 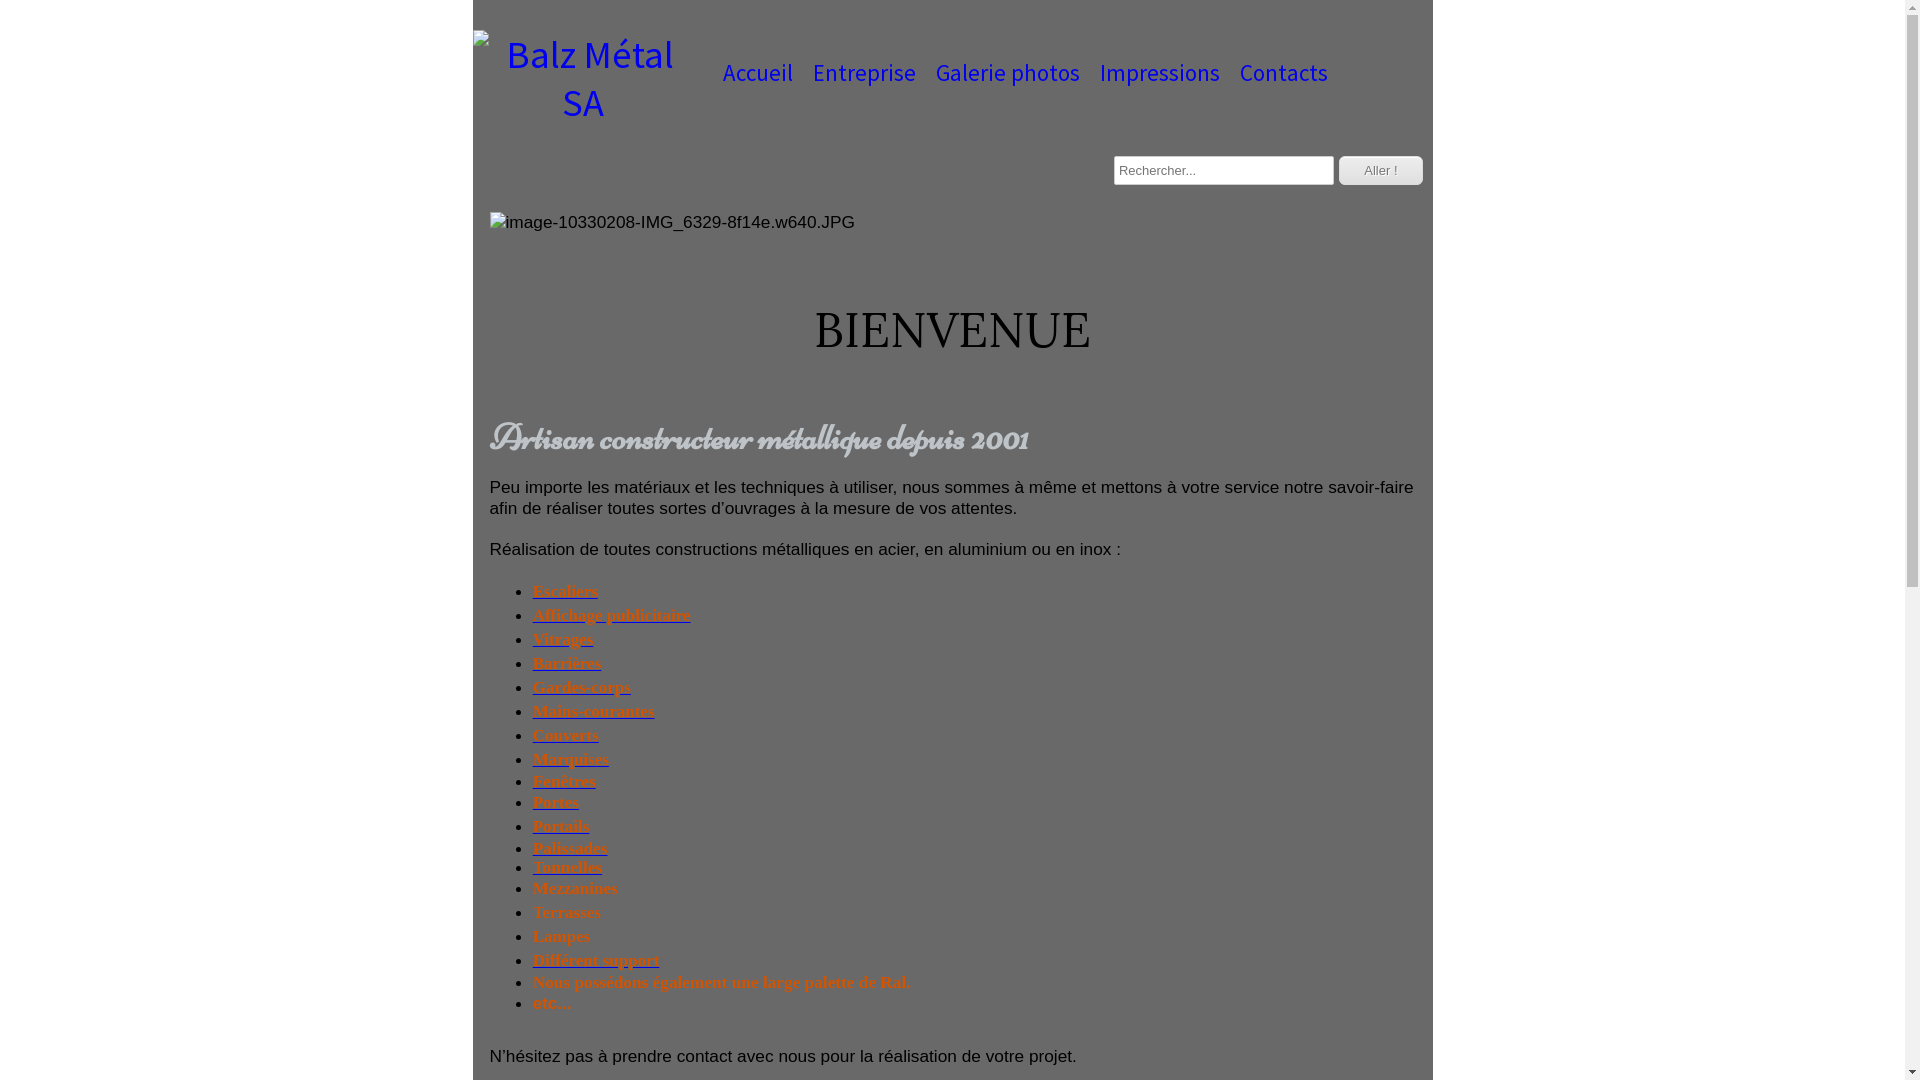 I want to click on 'Couverts', so click(x=565, y=735).